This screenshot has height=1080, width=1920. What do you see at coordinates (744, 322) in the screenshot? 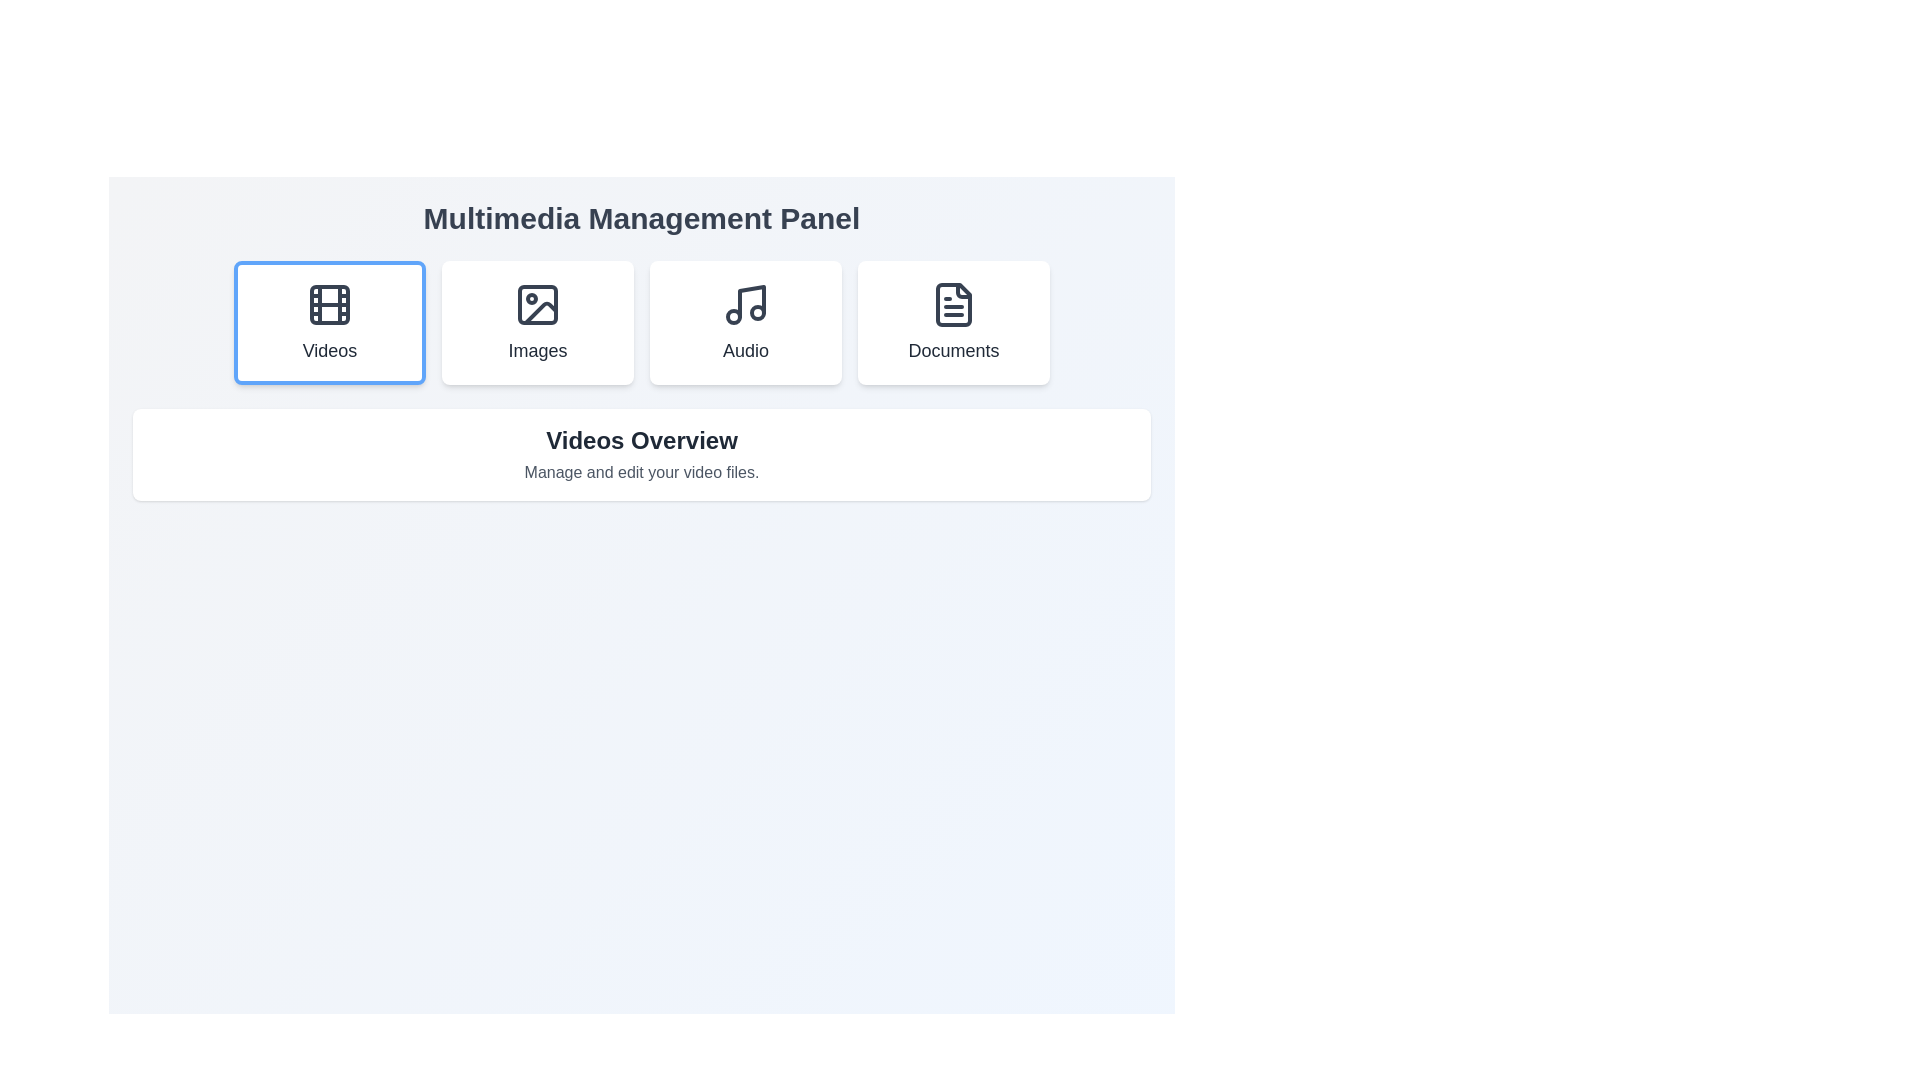
I see `the 'Audio' button card, which is the third card in a row of four, featuring a musical note icon and bold text label 'Audio'` at bounding box center [744, 322].